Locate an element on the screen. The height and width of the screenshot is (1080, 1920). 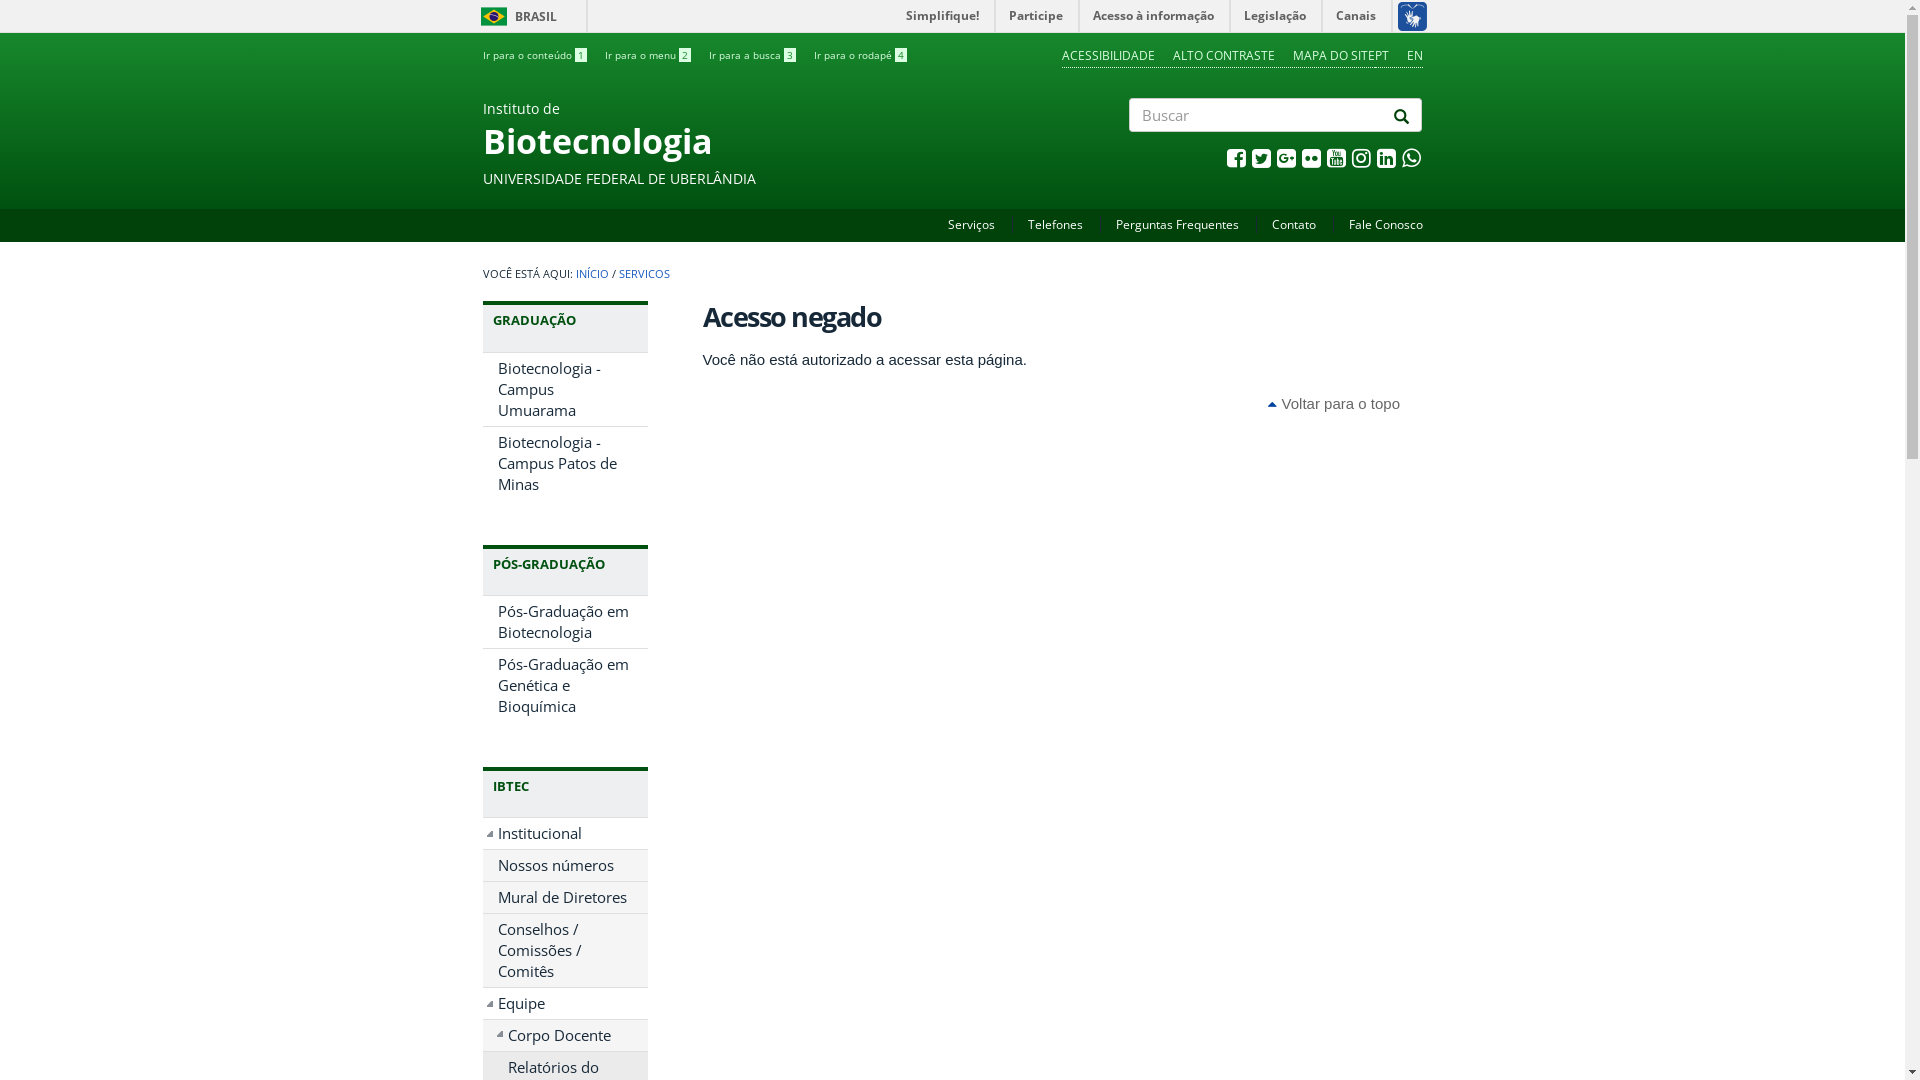
'Biotecnologia - Campus Umuarama' is located at coordinates (563, 389).